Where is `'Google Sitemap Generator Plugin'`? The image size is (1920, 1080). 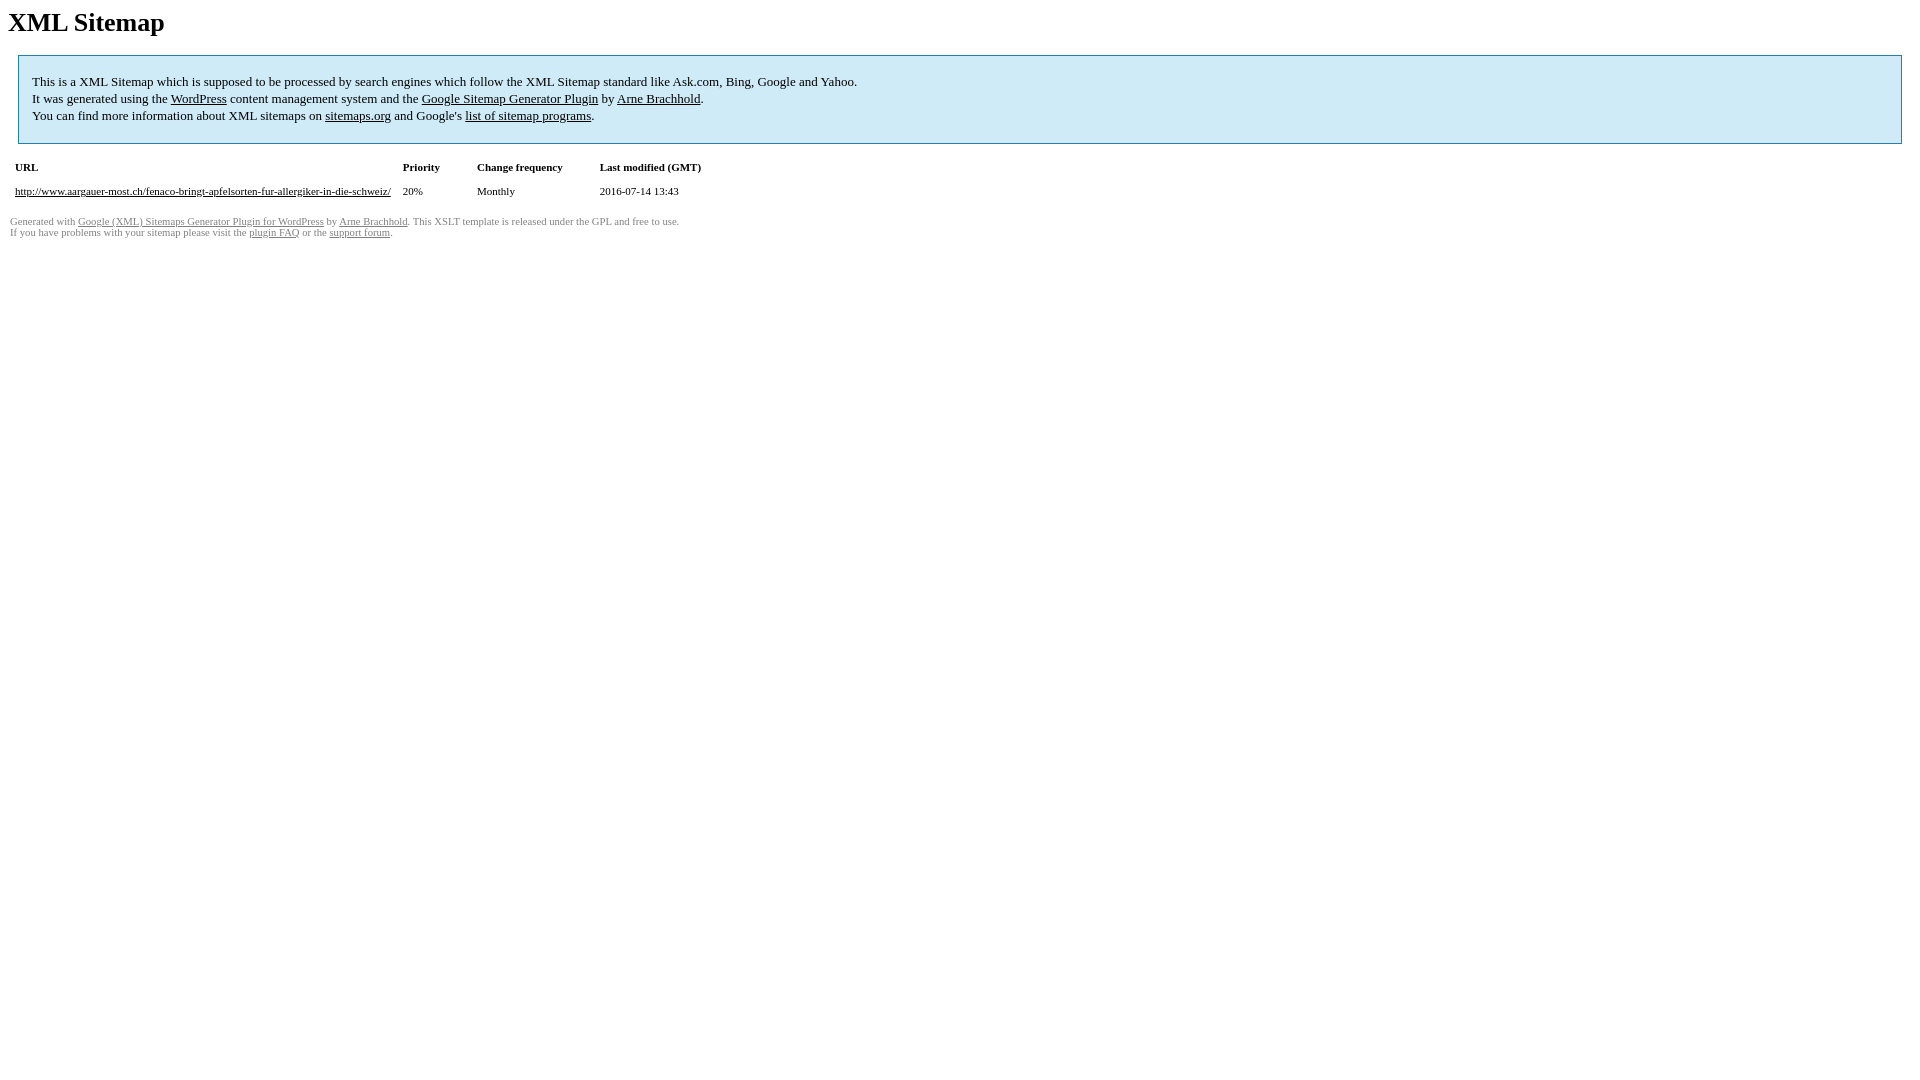
'Google Sitemap Generator Plugin' is located at coordinates (421, 98).